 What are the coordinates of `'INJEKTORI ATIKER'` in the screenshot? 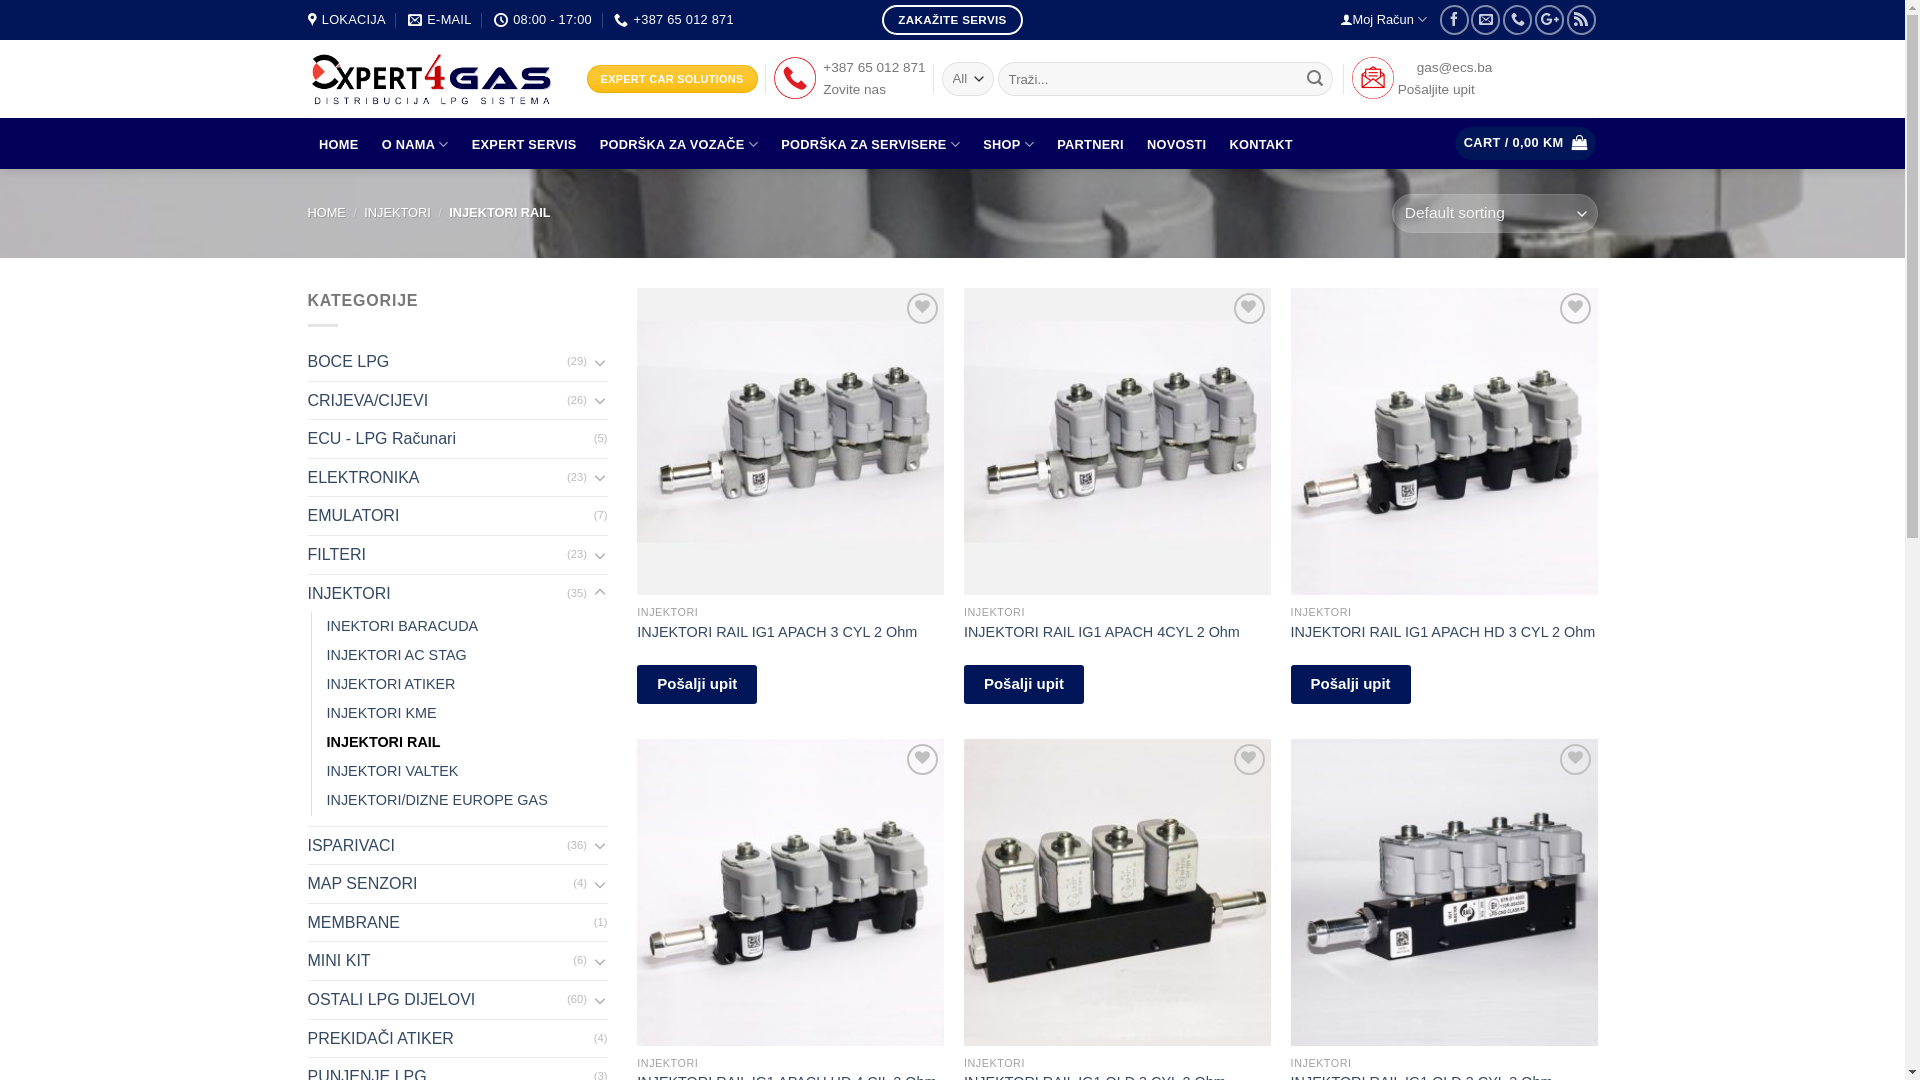 It's located at (390, 683).